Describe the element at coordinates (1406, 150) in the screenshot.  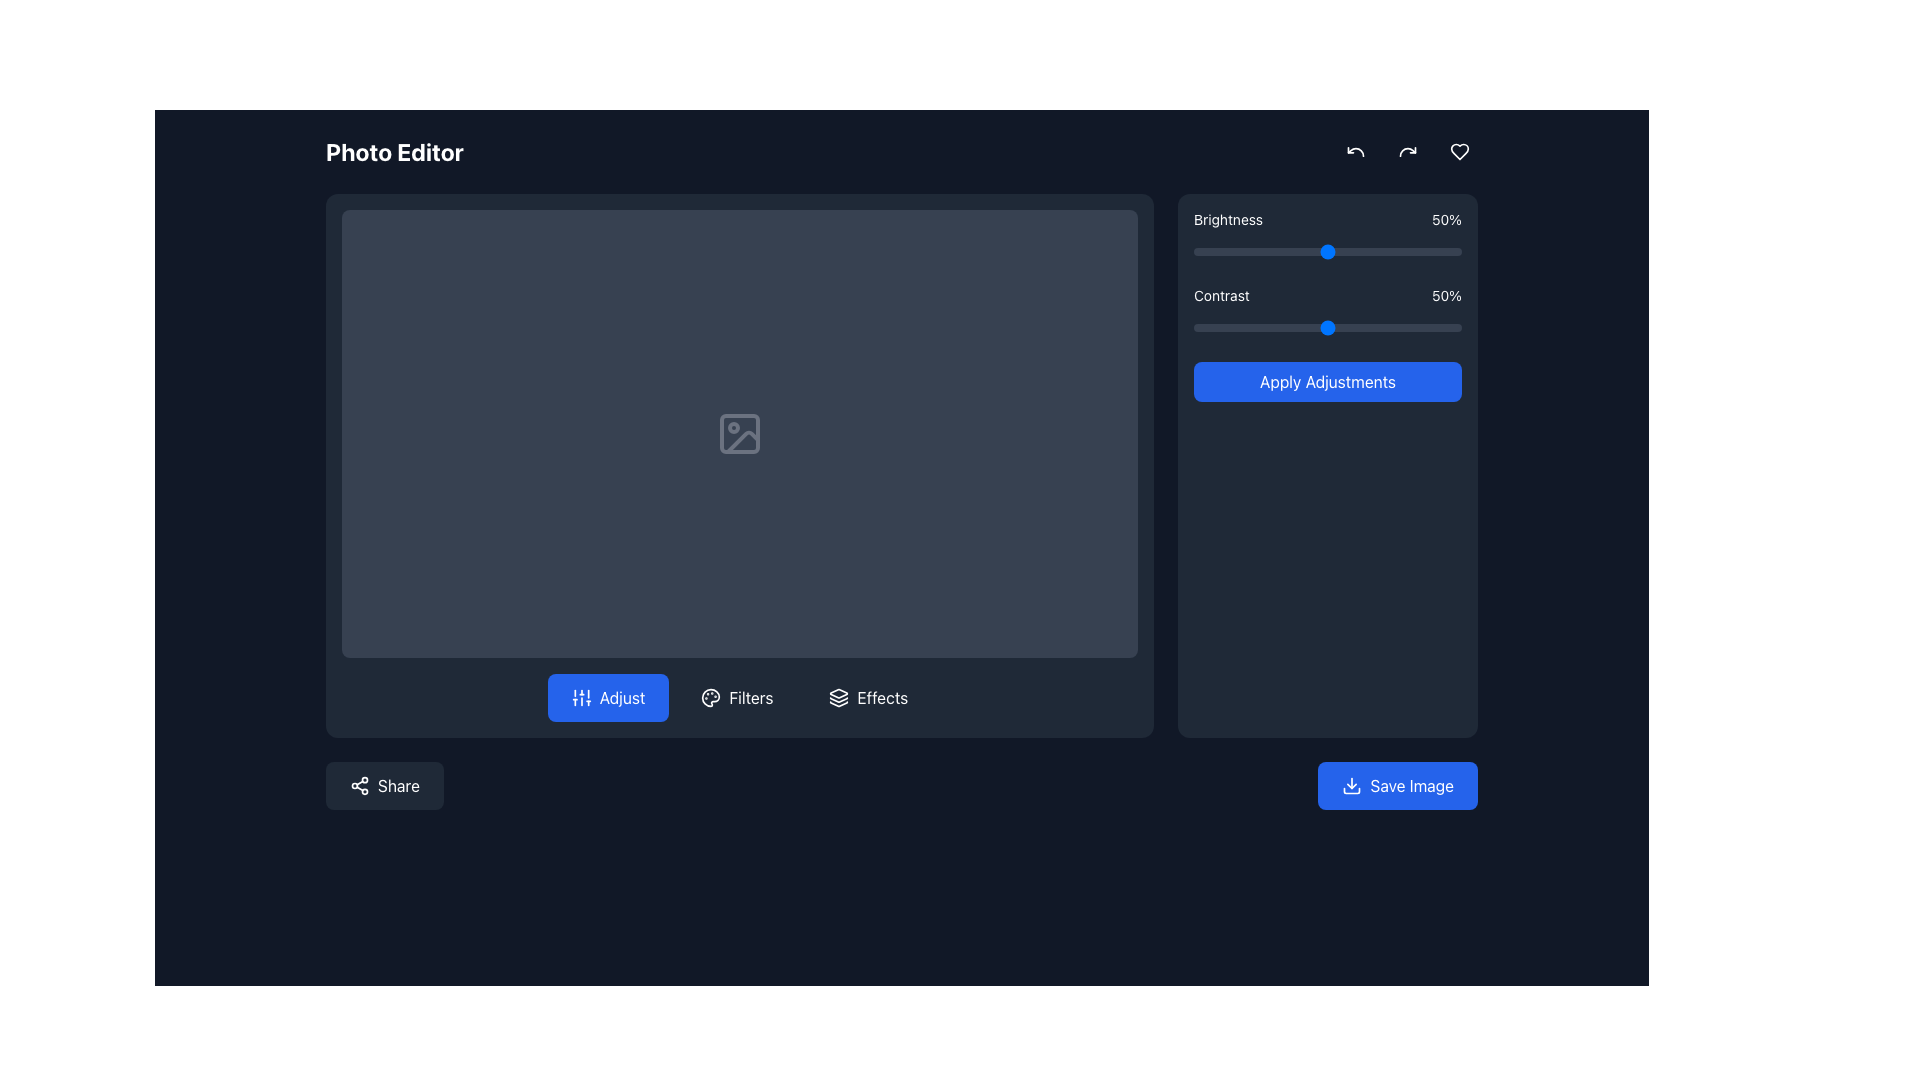
I see `the redo button, which is located in the upper right corner of the interface, next to the undo icon on the left and the heart icon on the right` at that location.